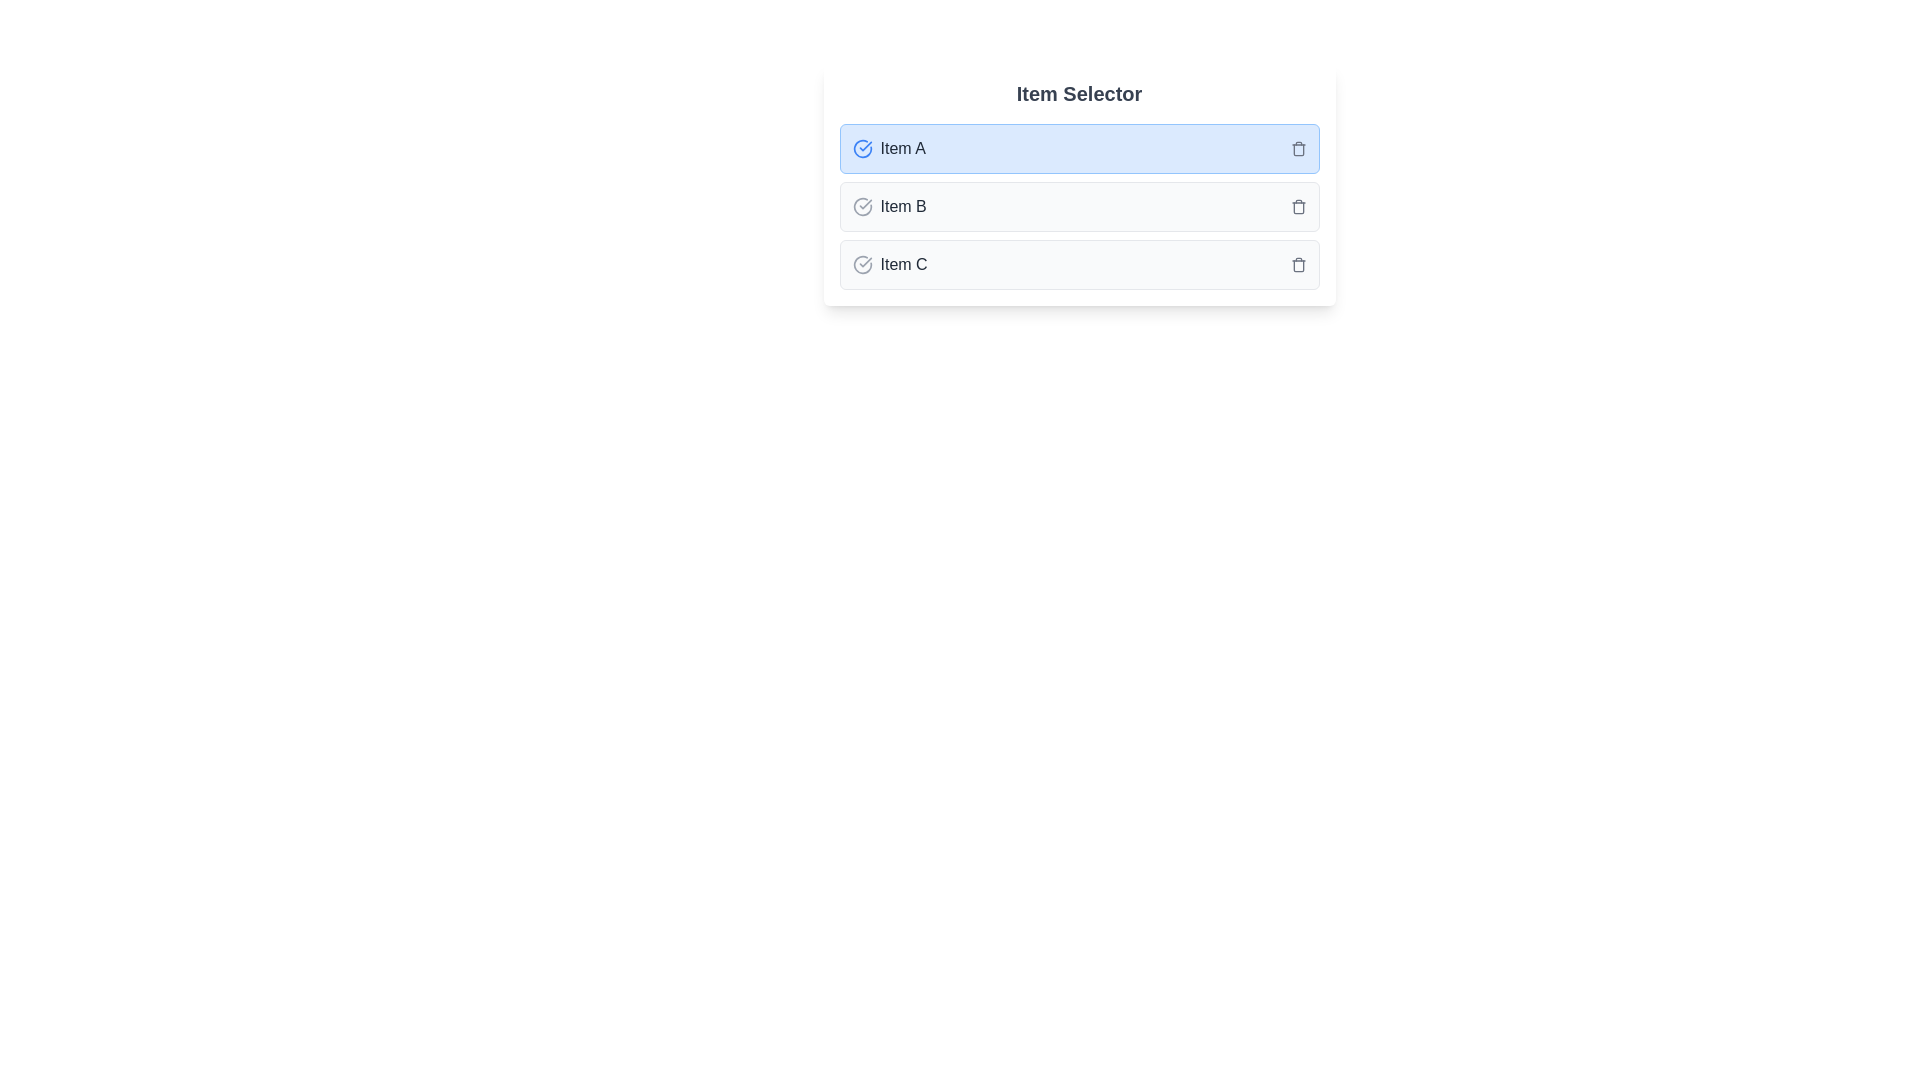  What do you see at coordinates (862, 264) in the screenshot?
I see `the graphical state represented by the Status indicator icon located in the third row labeled 'Item C', positioned to the left of the text label` at bounding box center [862, 264].